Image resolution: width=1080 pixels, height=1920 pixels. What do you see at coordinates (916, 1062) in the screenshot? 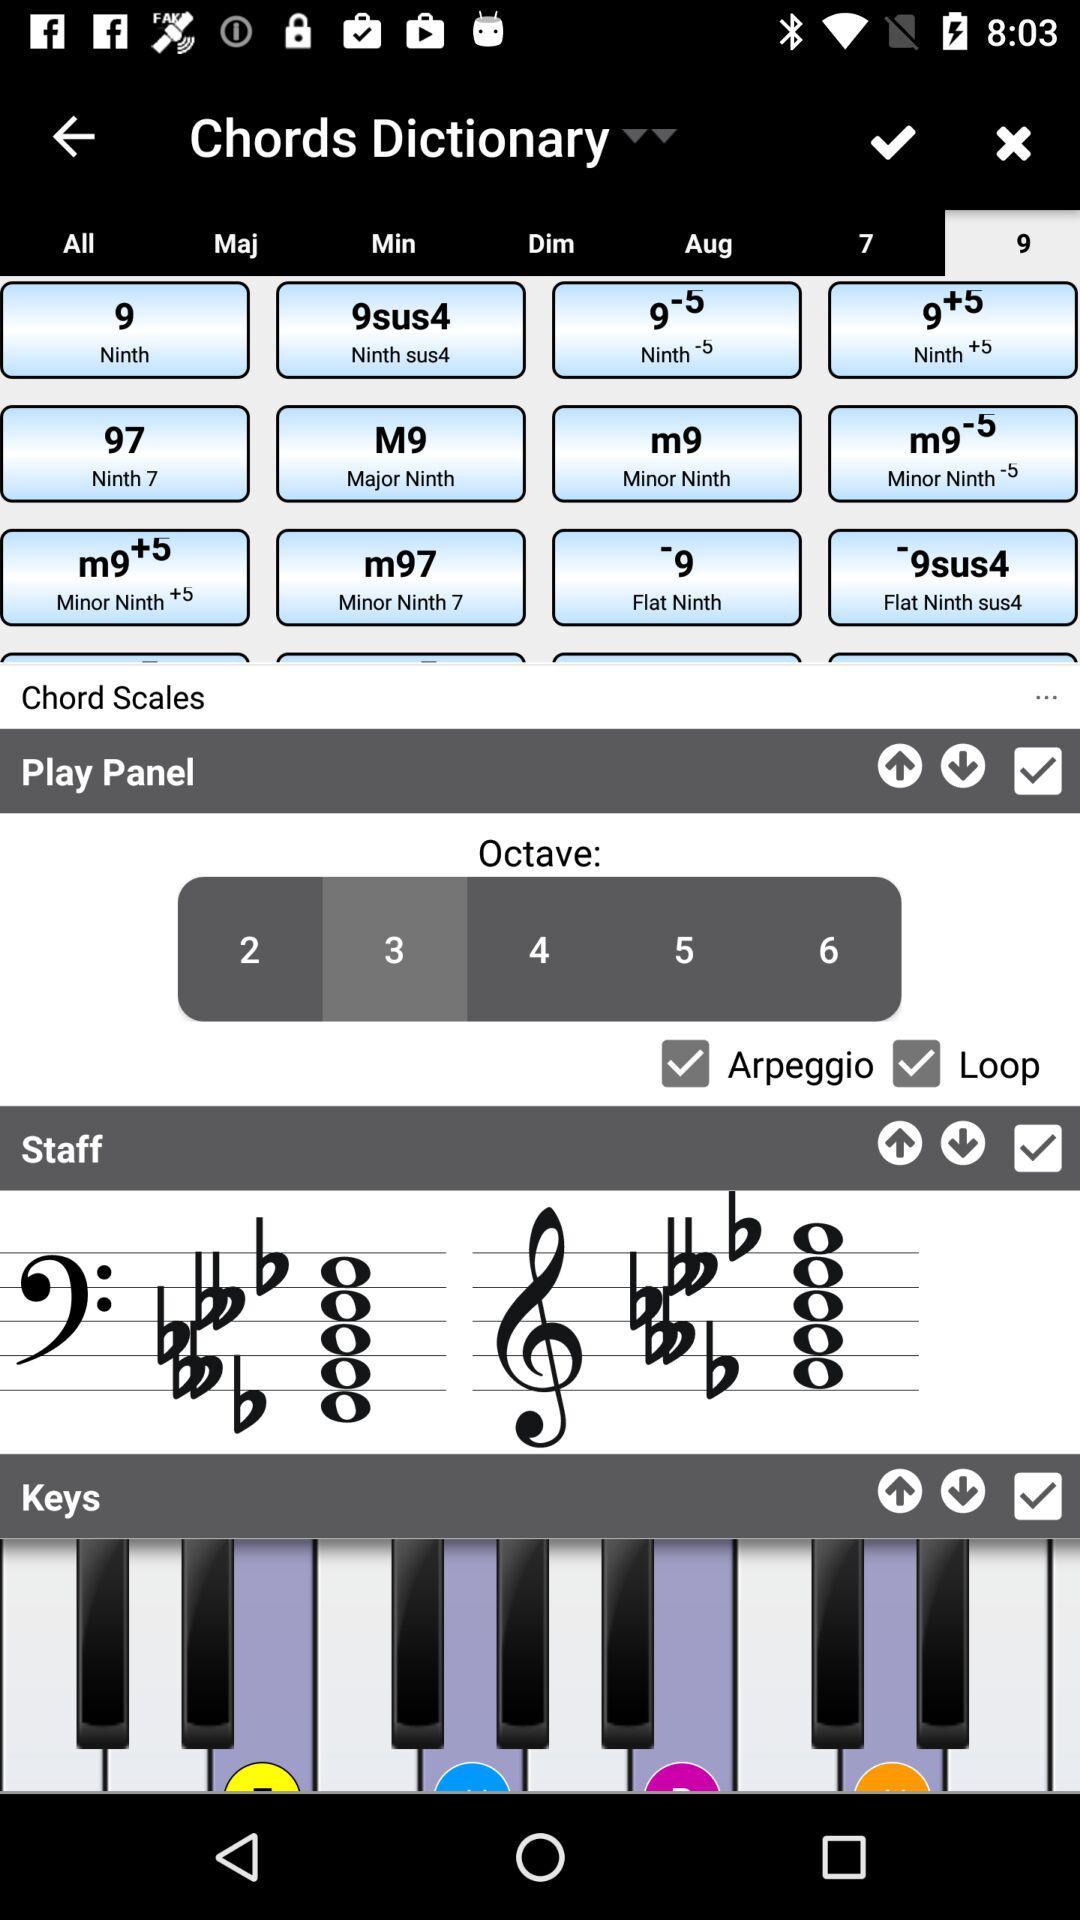
I see `button to loop option` at bounding box center [916, 1062].